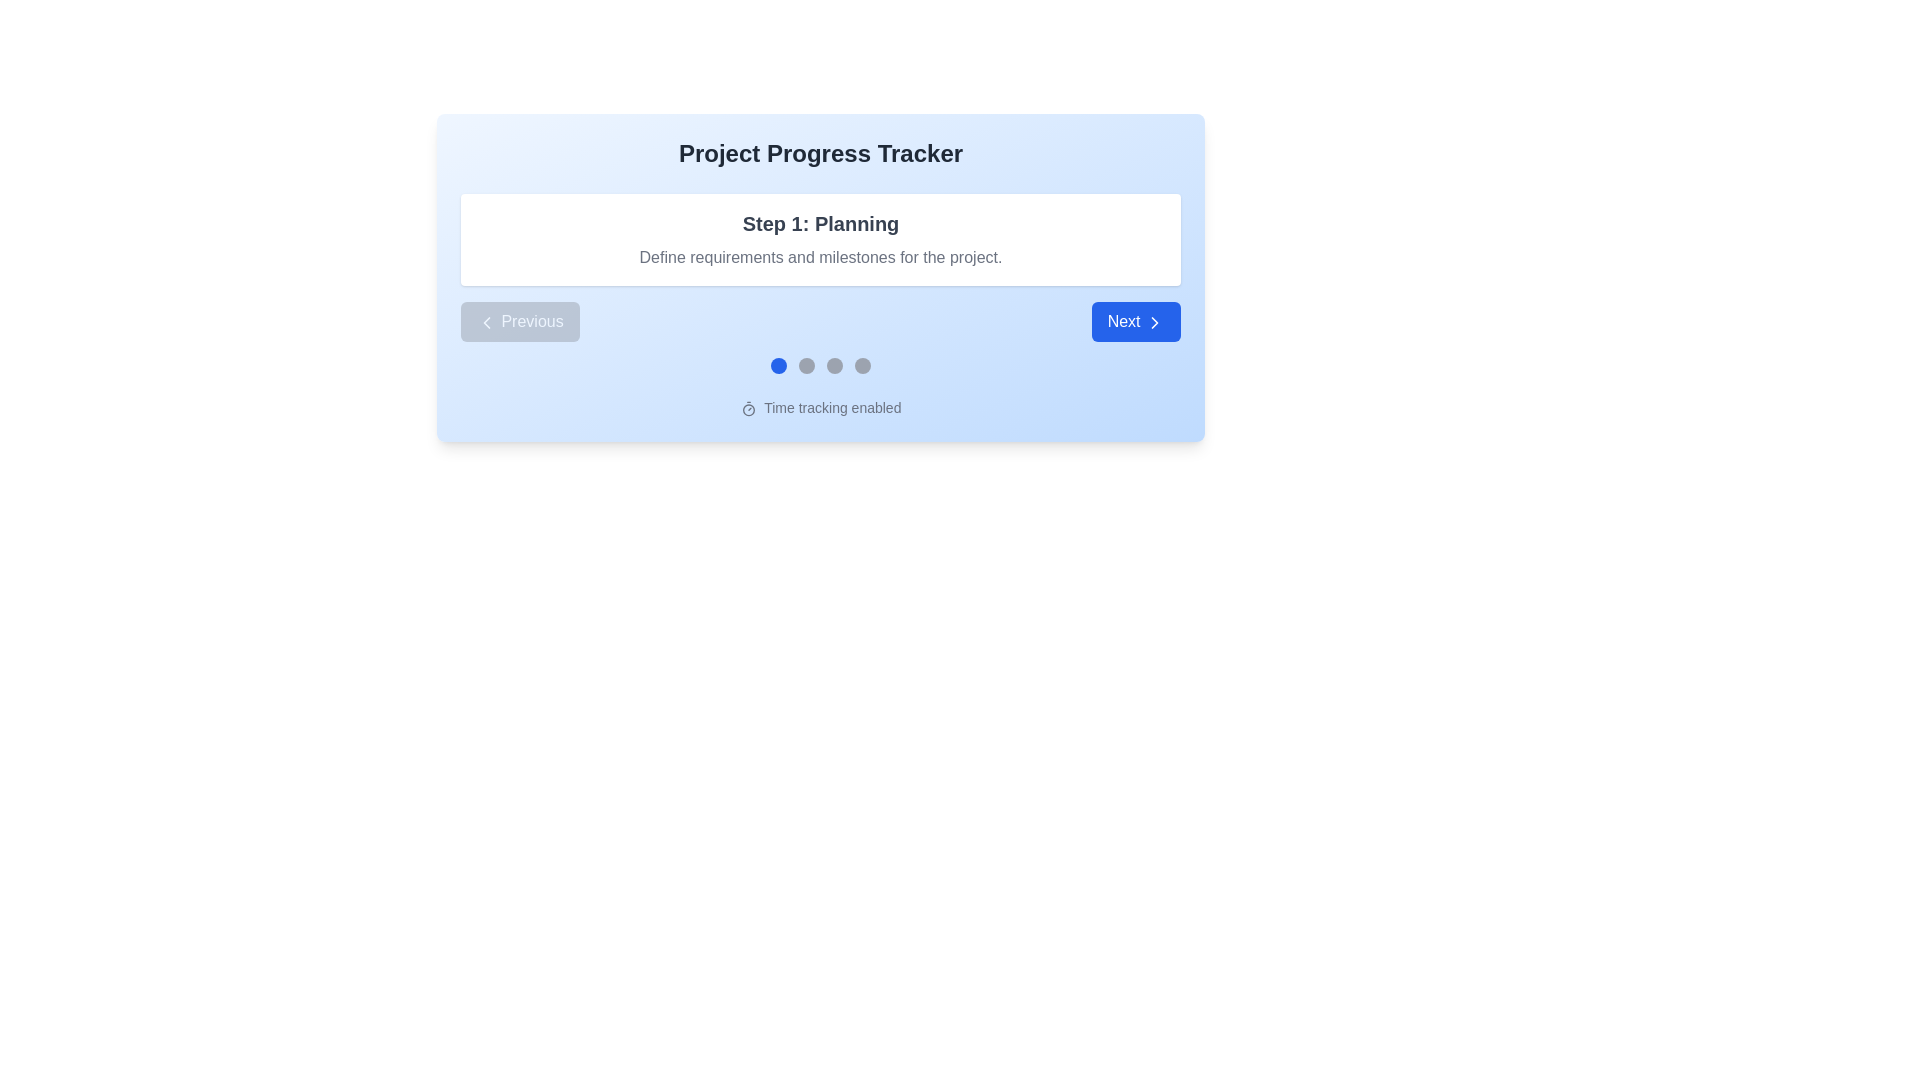 This screenshot has height=1080, width=1920. What do you see at coordinates (806, 366) in the screenshot?
I see `the second gray circle in the progress indicator group` at bounding box center [806, 366].